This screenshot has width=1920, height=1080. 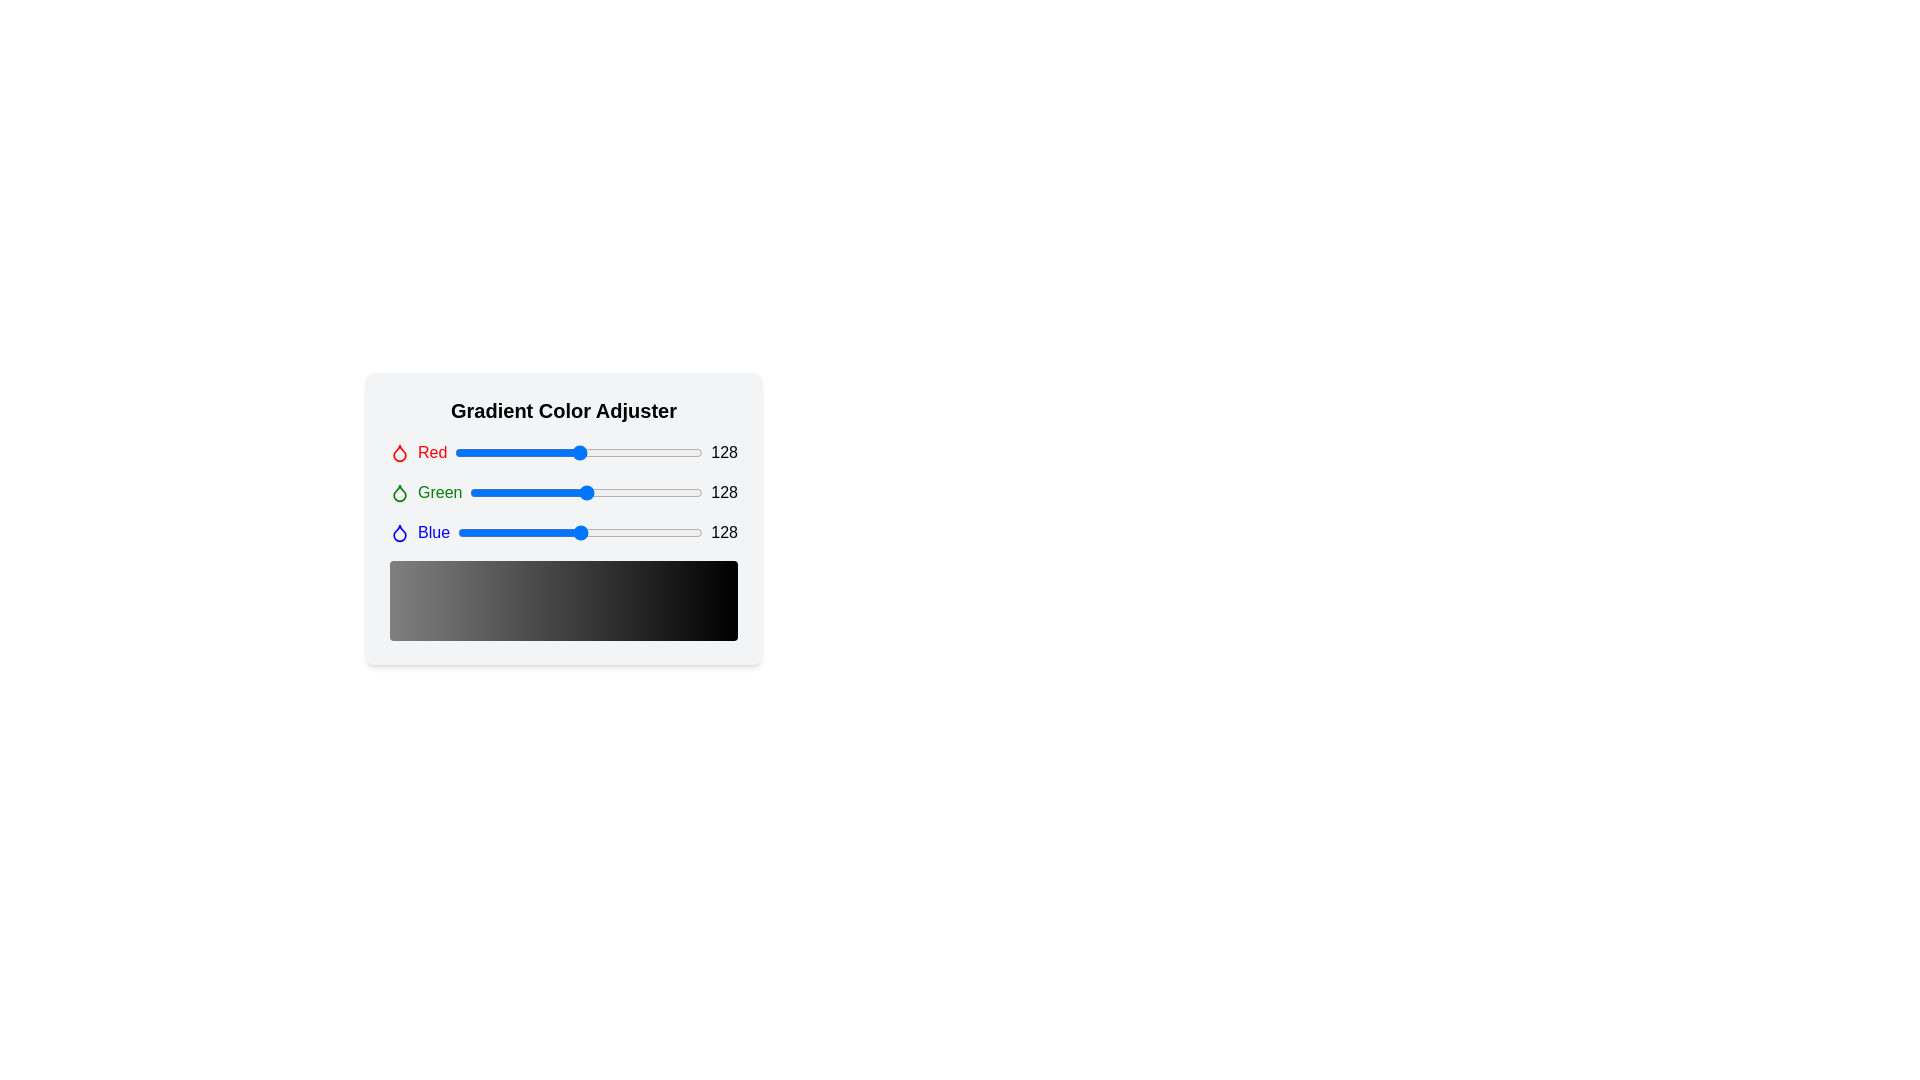 I want to click on the red color slider to 102, so click(x=554, y=452).